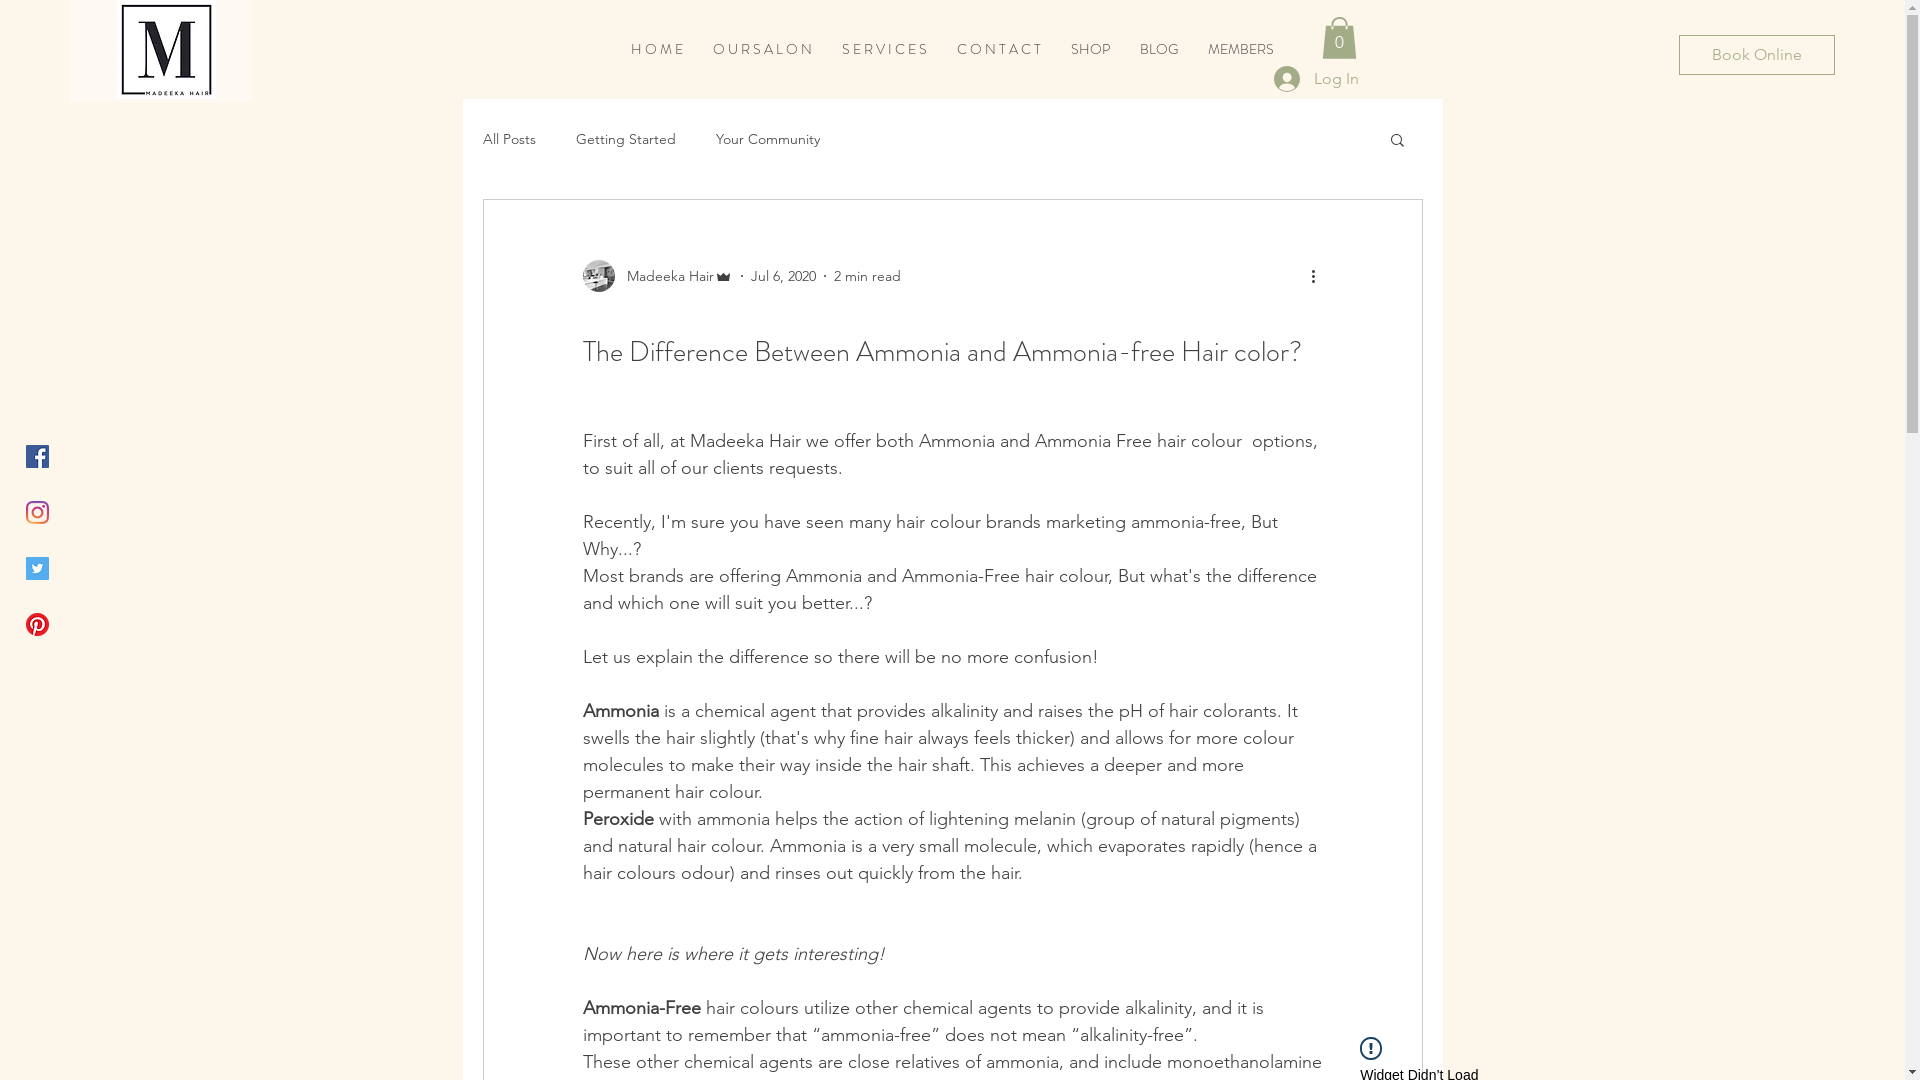  What do you see at coordinates (1240, 48) in the screenshot?
I see `'MEMBERS'` at bounding box center [1240, 48].